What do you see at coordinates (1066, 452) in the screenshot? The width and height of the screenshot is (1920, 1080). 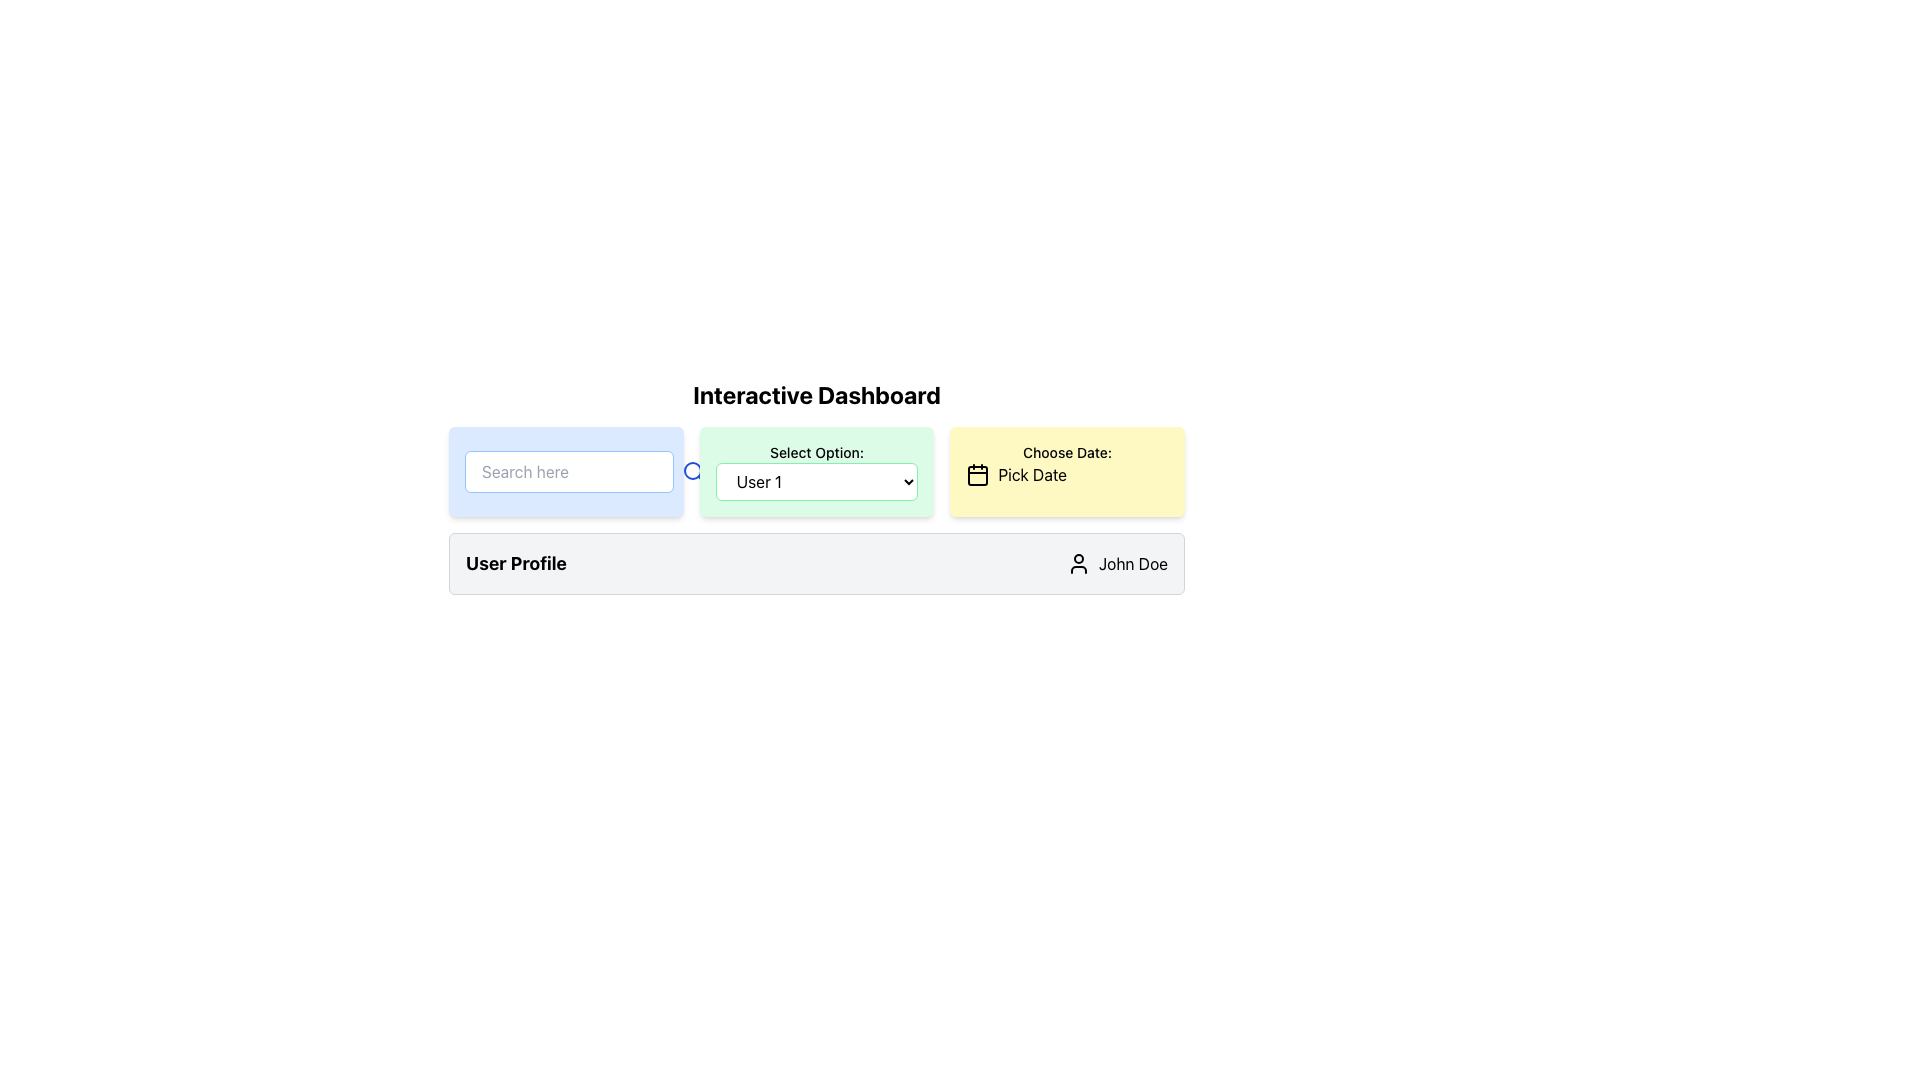 I see `the text label that reads 'Choose Date:', which is styled with a small font size and medium weight, positioned above the 'Pick Date' control in the right section of the layout` at bounding box center [1066, 452].